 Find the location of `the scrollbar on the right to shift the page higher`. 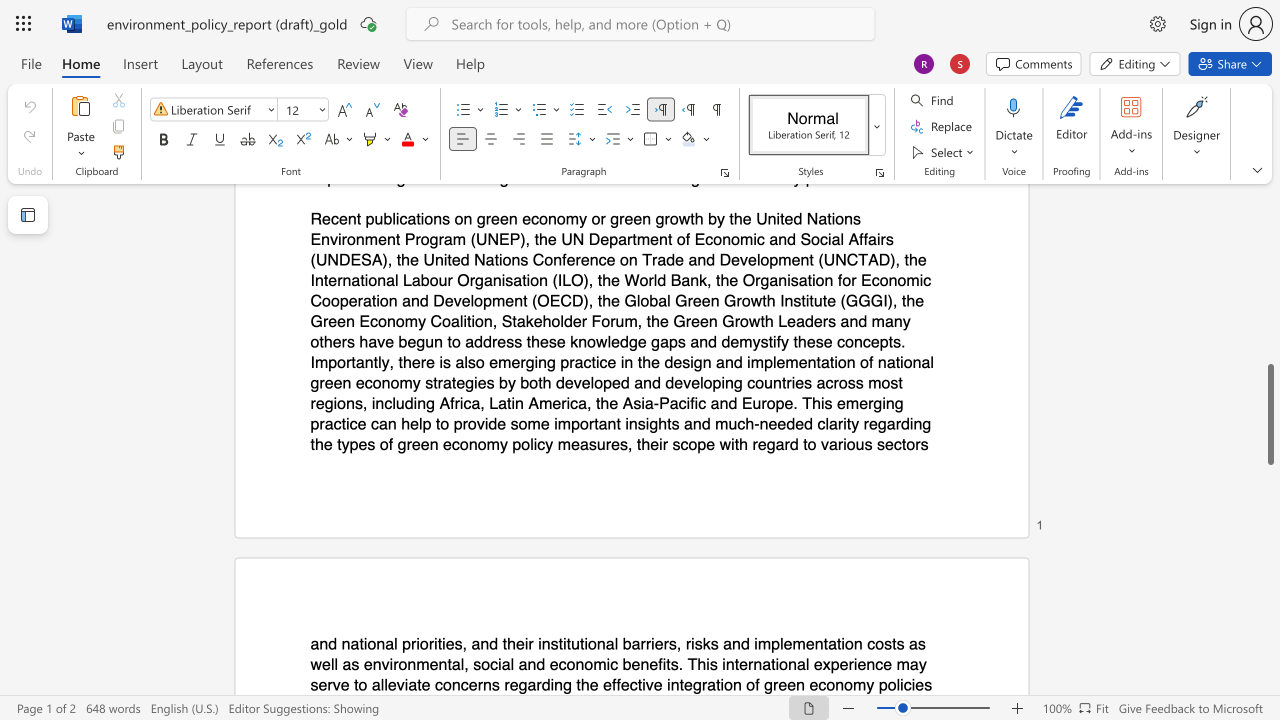

the scrollbar on the right to shift the page higher is located at coordinates (1269, 248).